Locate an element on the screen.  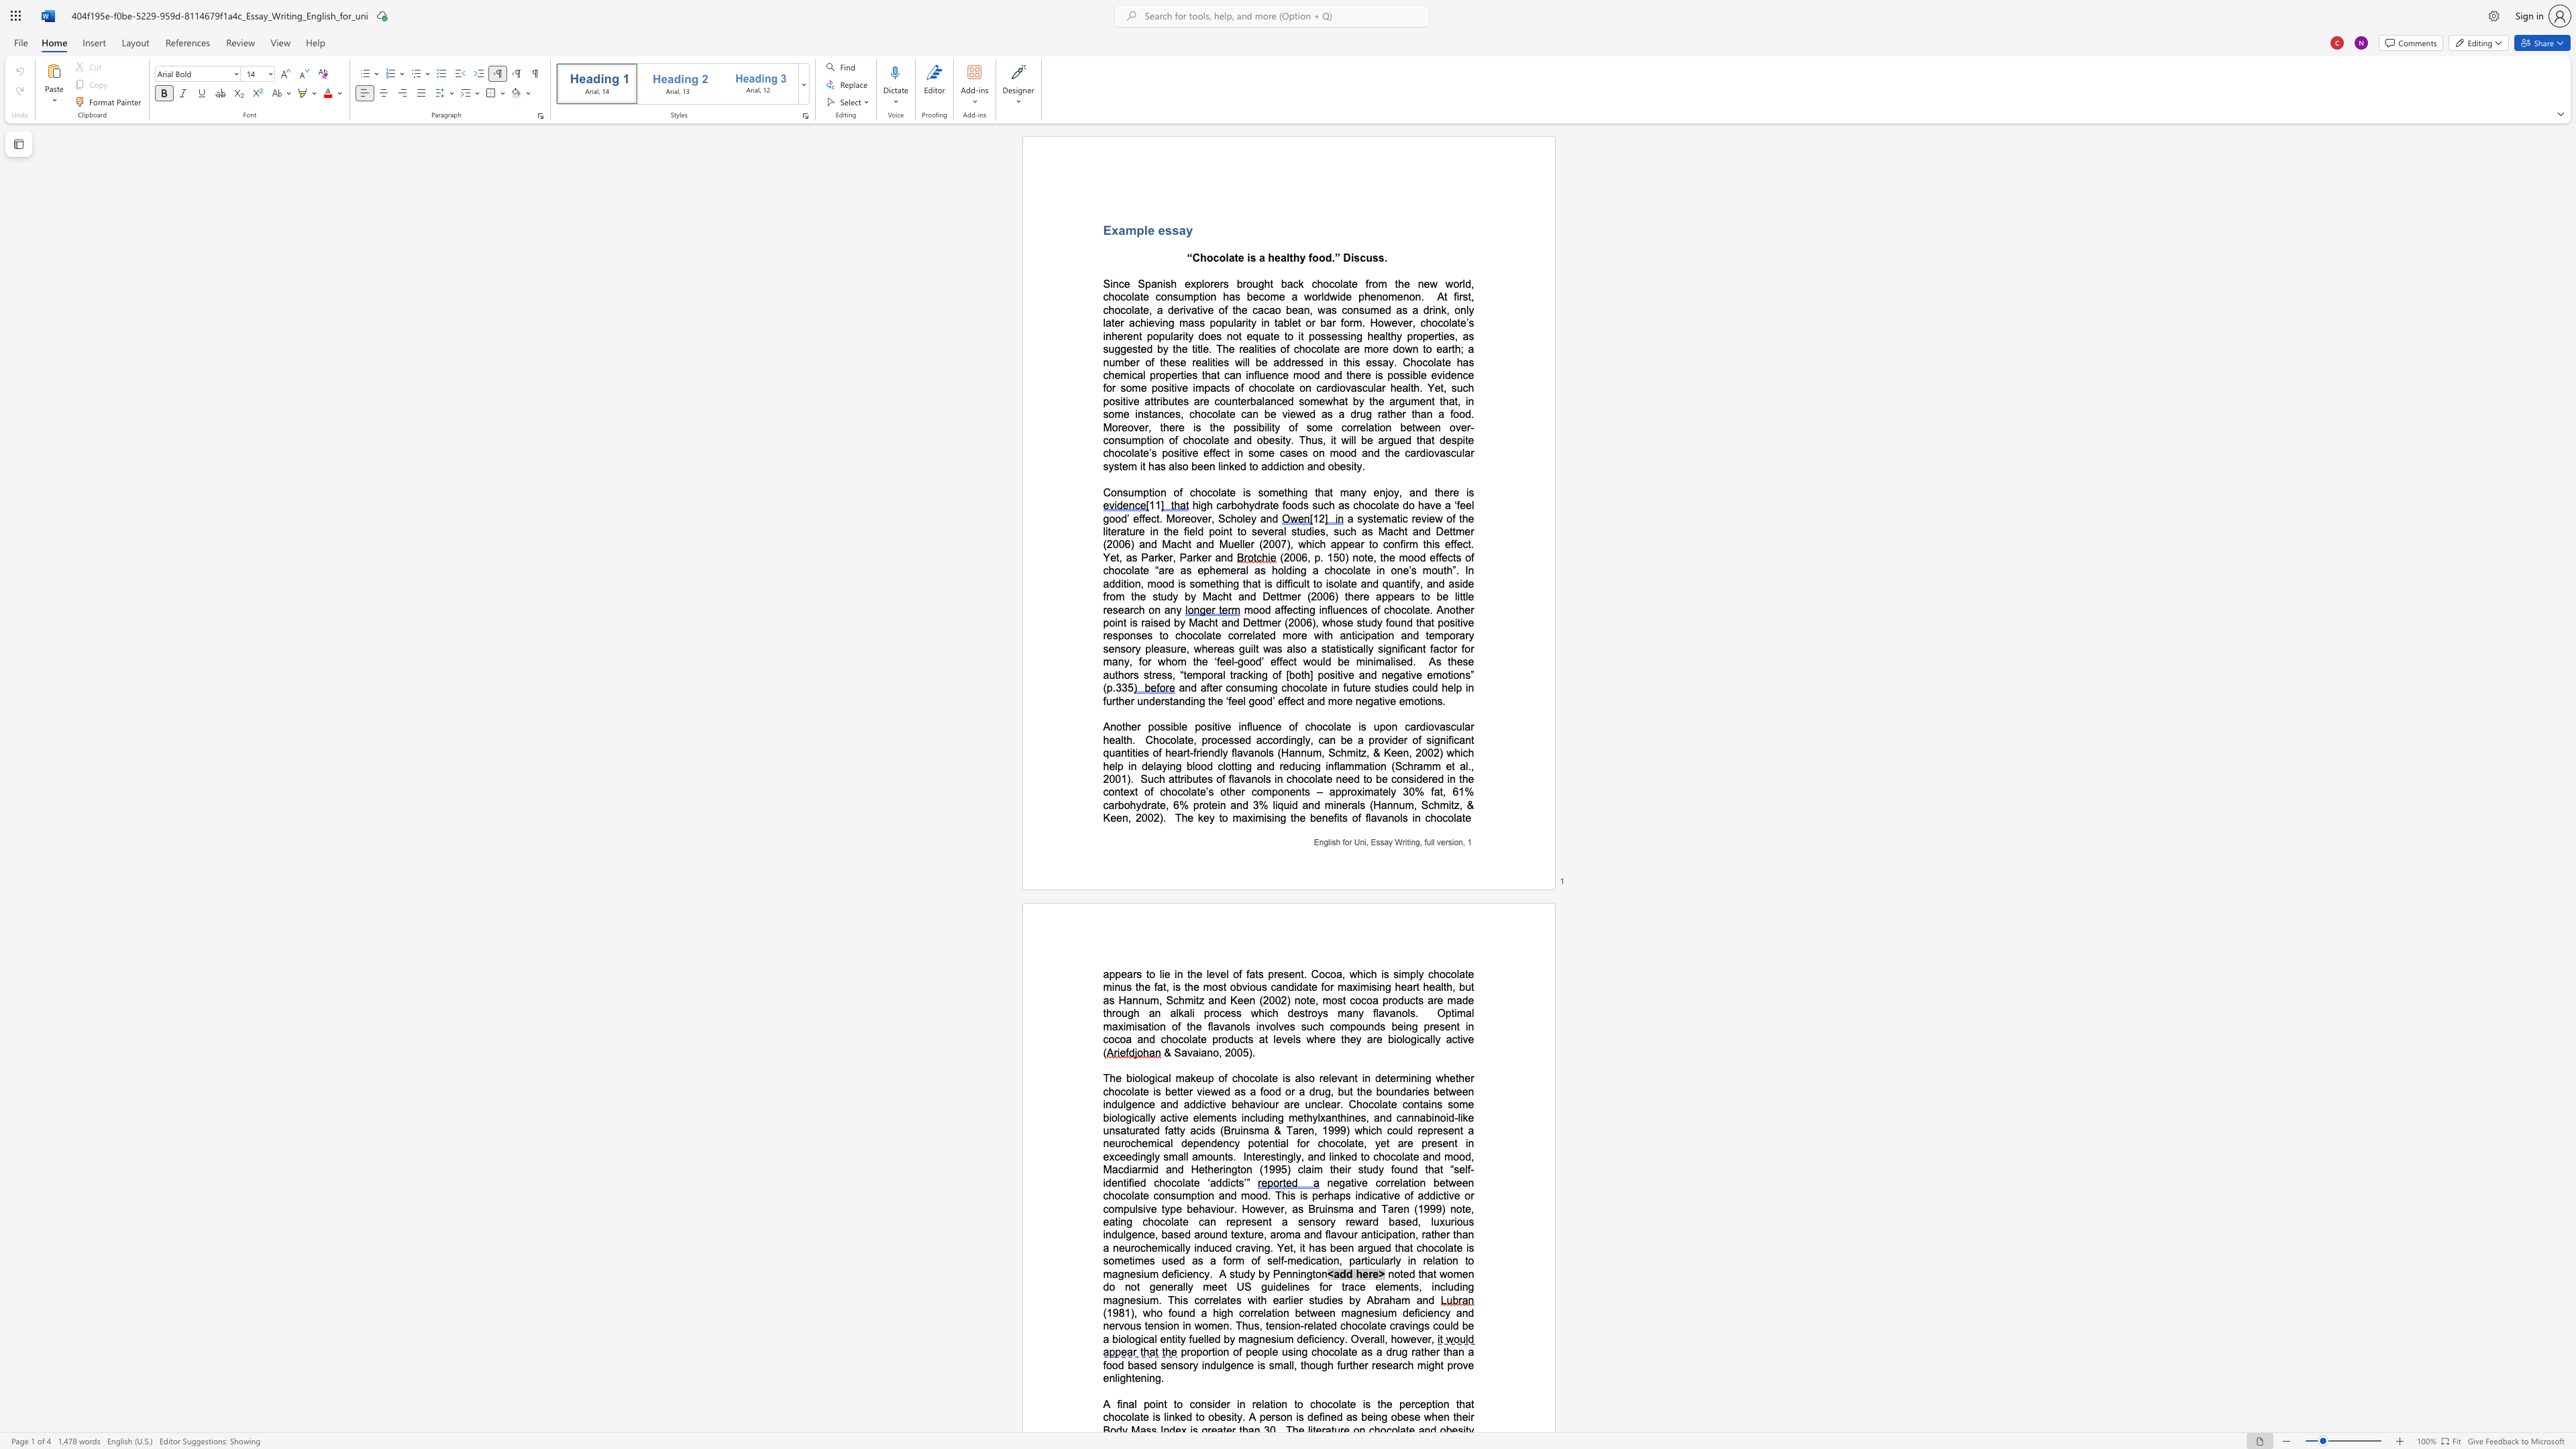
the subset text "uence mood and" within the text "emical properties that can influence mood and there is" is located at coordinates (1258, 374).